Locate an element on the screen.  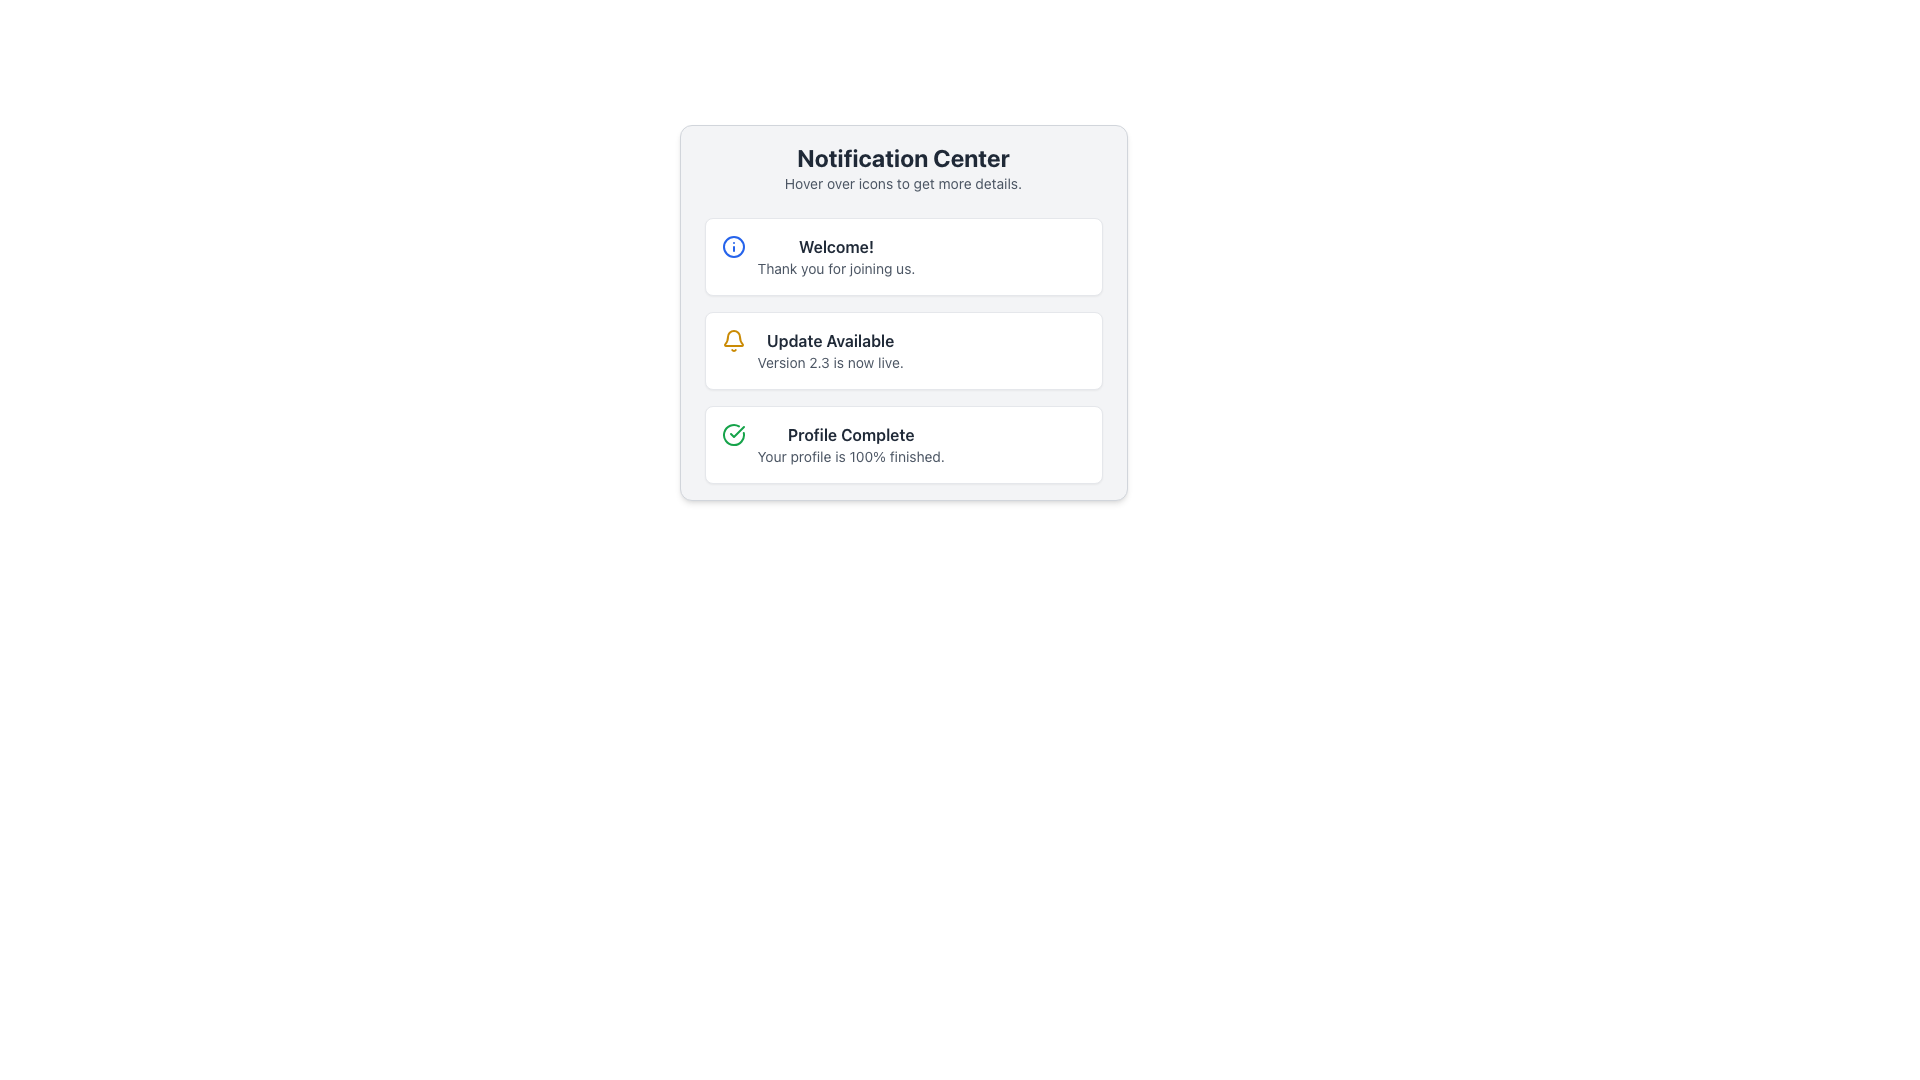
the welcome message text block located in the Notification Center, positioned between the 'info' icon above and the 'Update Available' and 'Profile Complete' elements below is located at coordinates (836, 256).